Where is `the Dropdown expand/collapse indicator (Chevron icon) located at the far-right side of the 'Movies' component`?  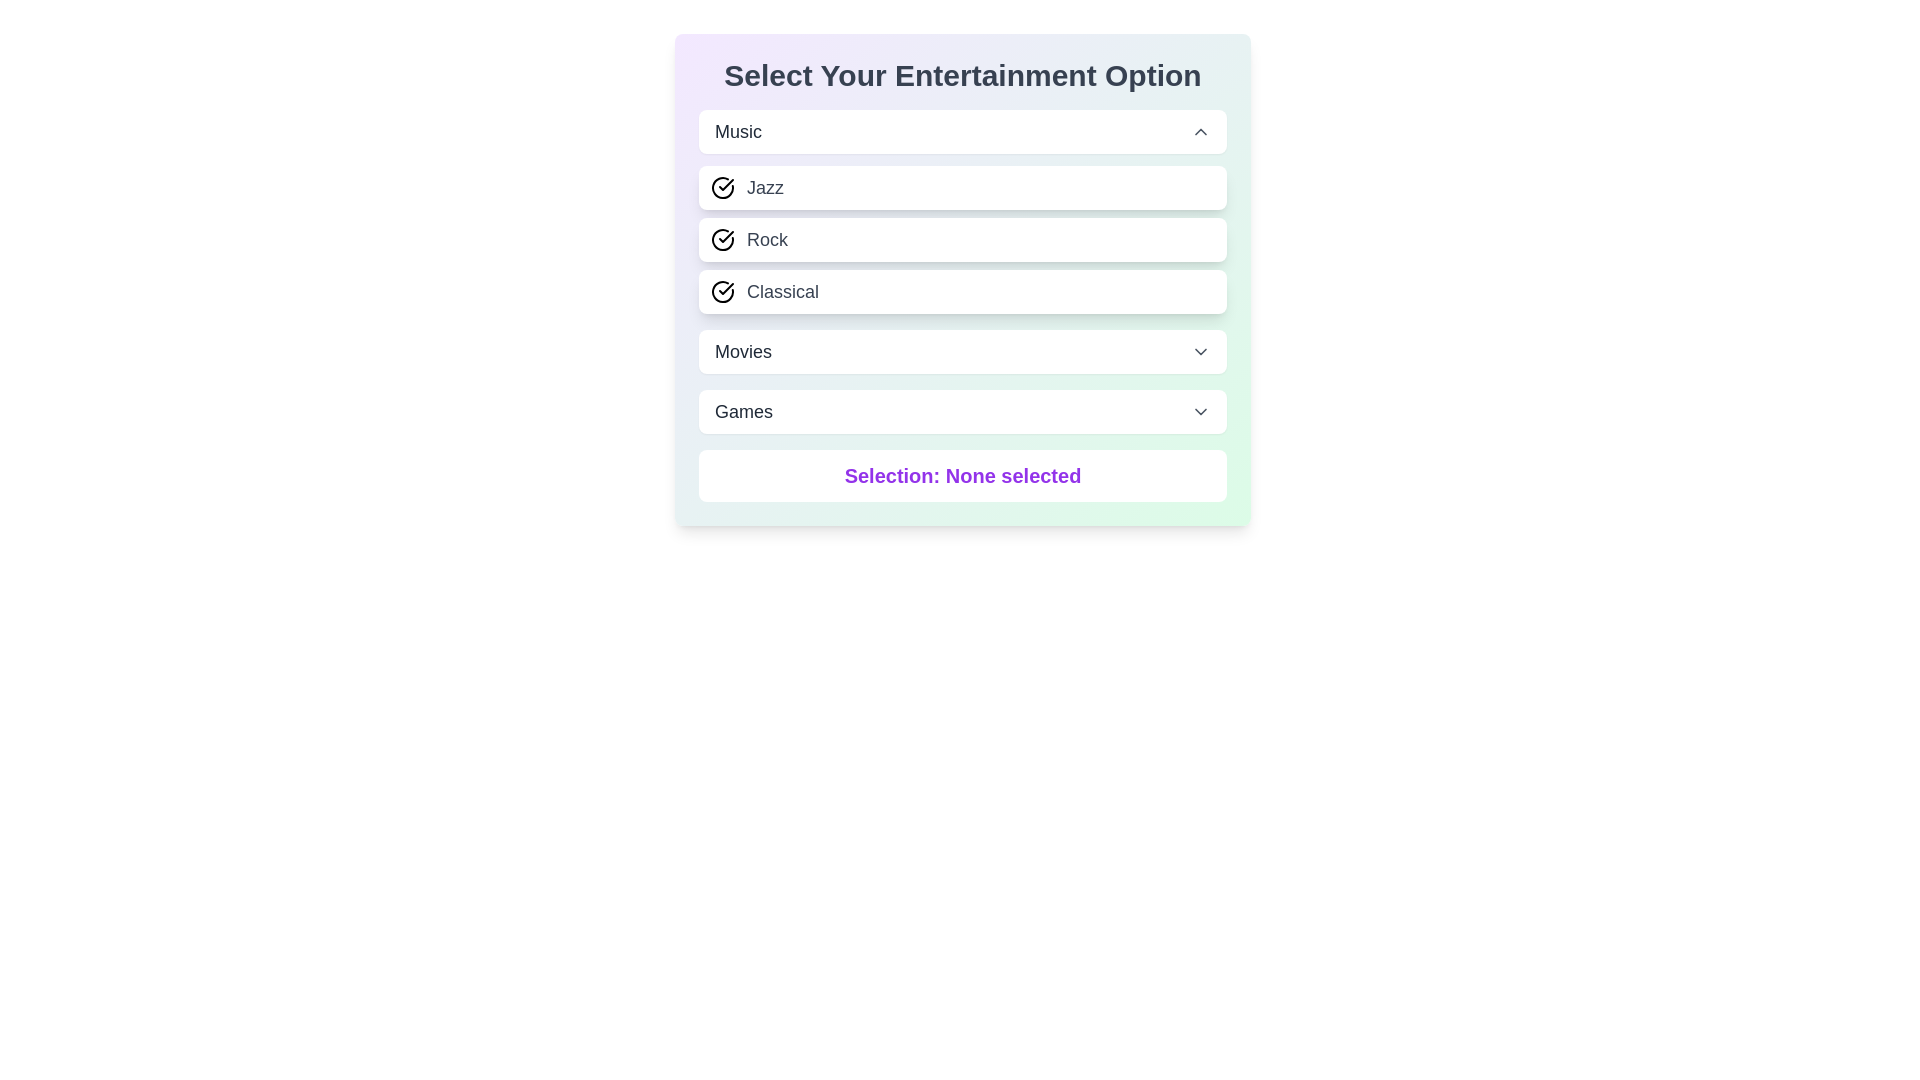
the Dropdown expand/collapse indicator (Chevron icon) located at the far-right side of the 'Movies' component is located at coordinates (1200, 350).